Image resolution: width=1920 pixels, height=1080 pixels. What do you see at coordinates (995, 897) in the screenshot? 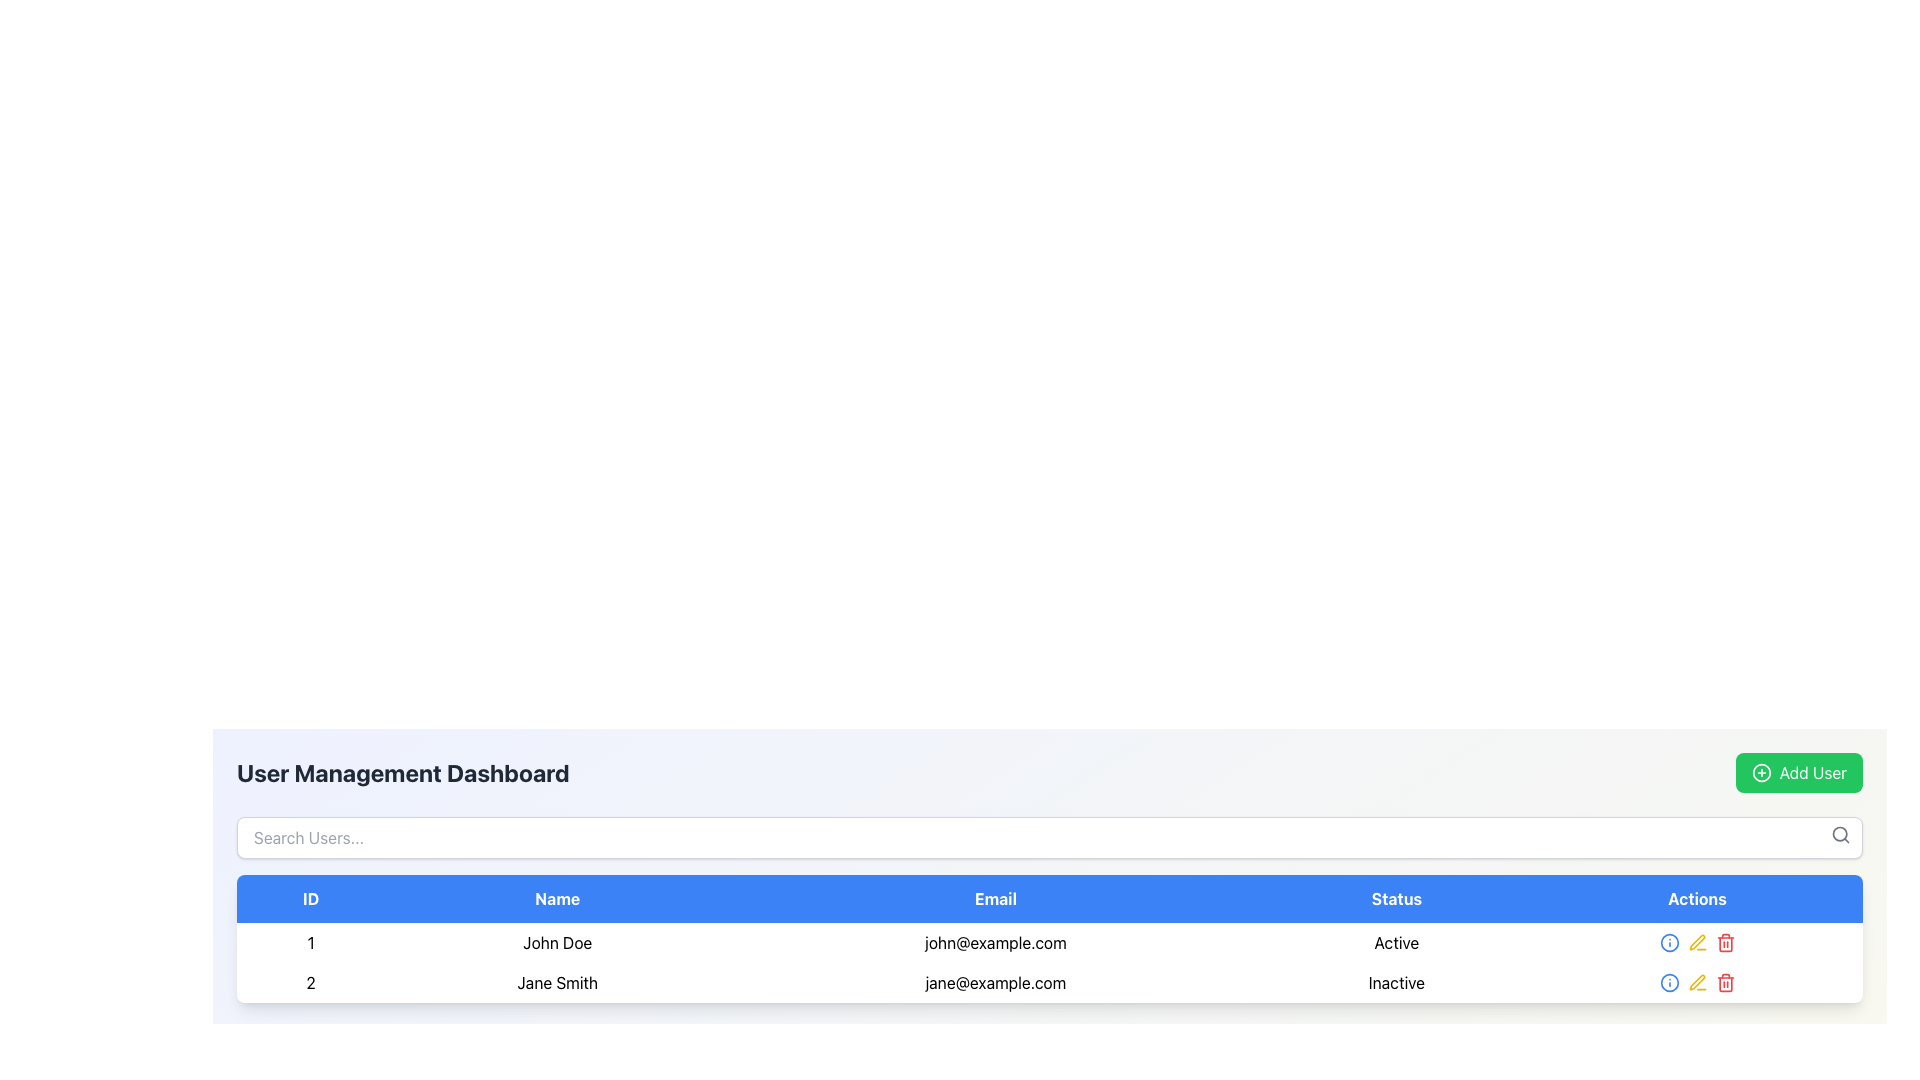
I see `label text of the third header item in the table, which corresponds to the email information column` at bounding box center [995, 897].